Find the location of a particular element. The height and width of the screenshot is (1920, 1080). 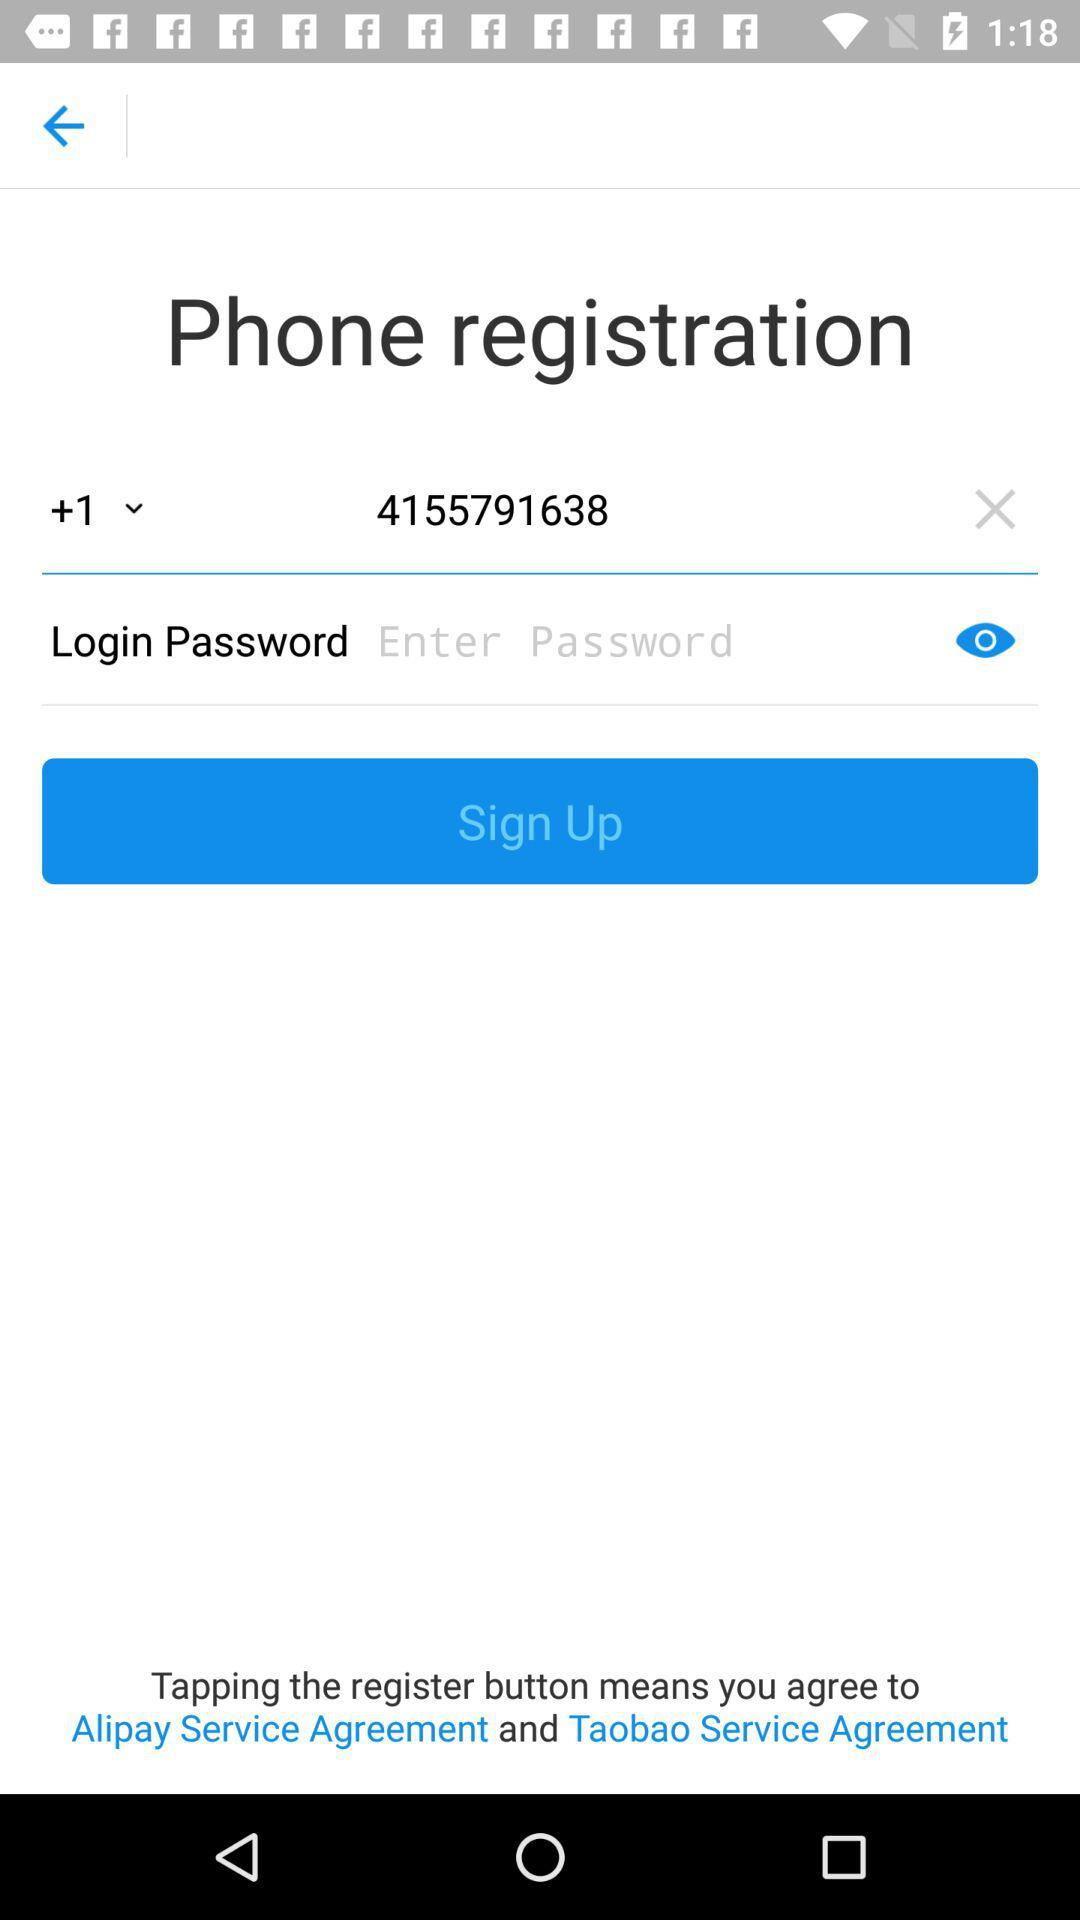

the close icon is located at coordinates (995, 508).